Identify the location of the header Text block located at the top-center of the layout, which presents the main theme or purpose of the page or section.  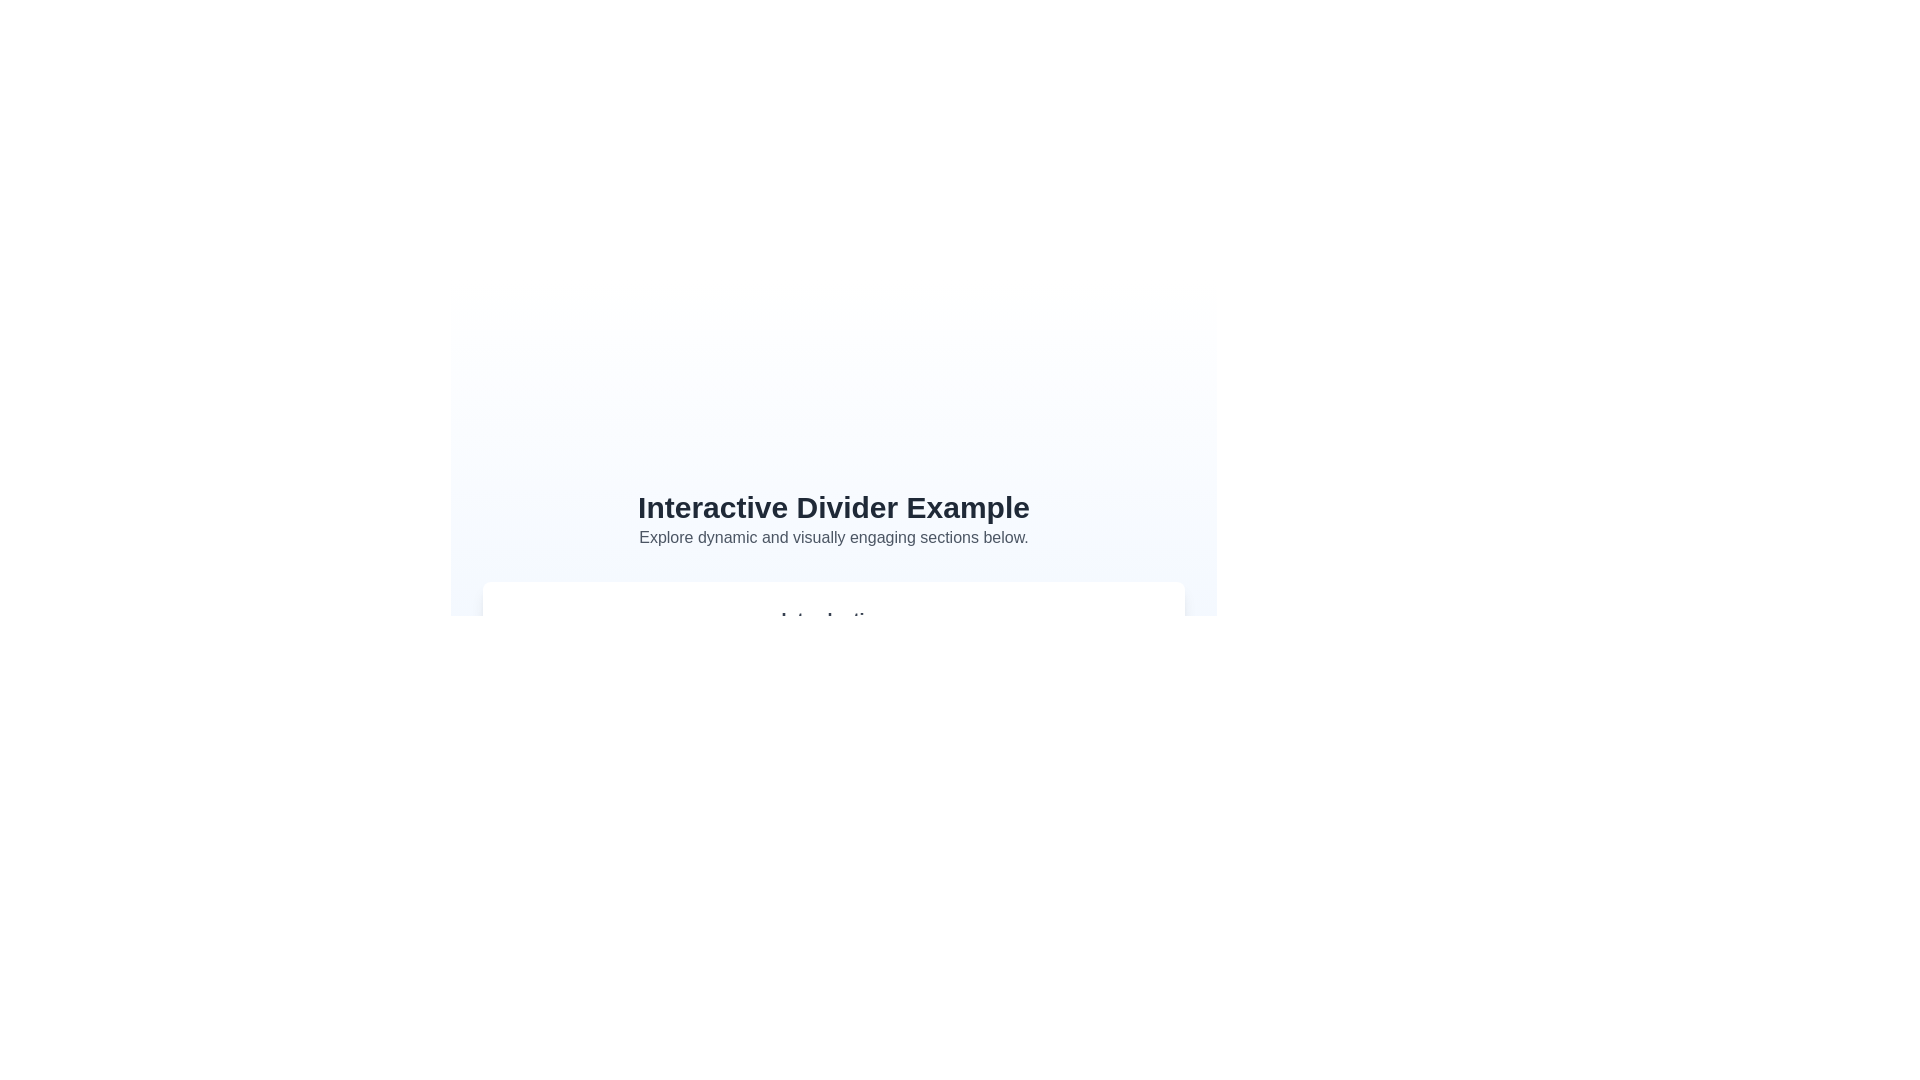
(834, 518).